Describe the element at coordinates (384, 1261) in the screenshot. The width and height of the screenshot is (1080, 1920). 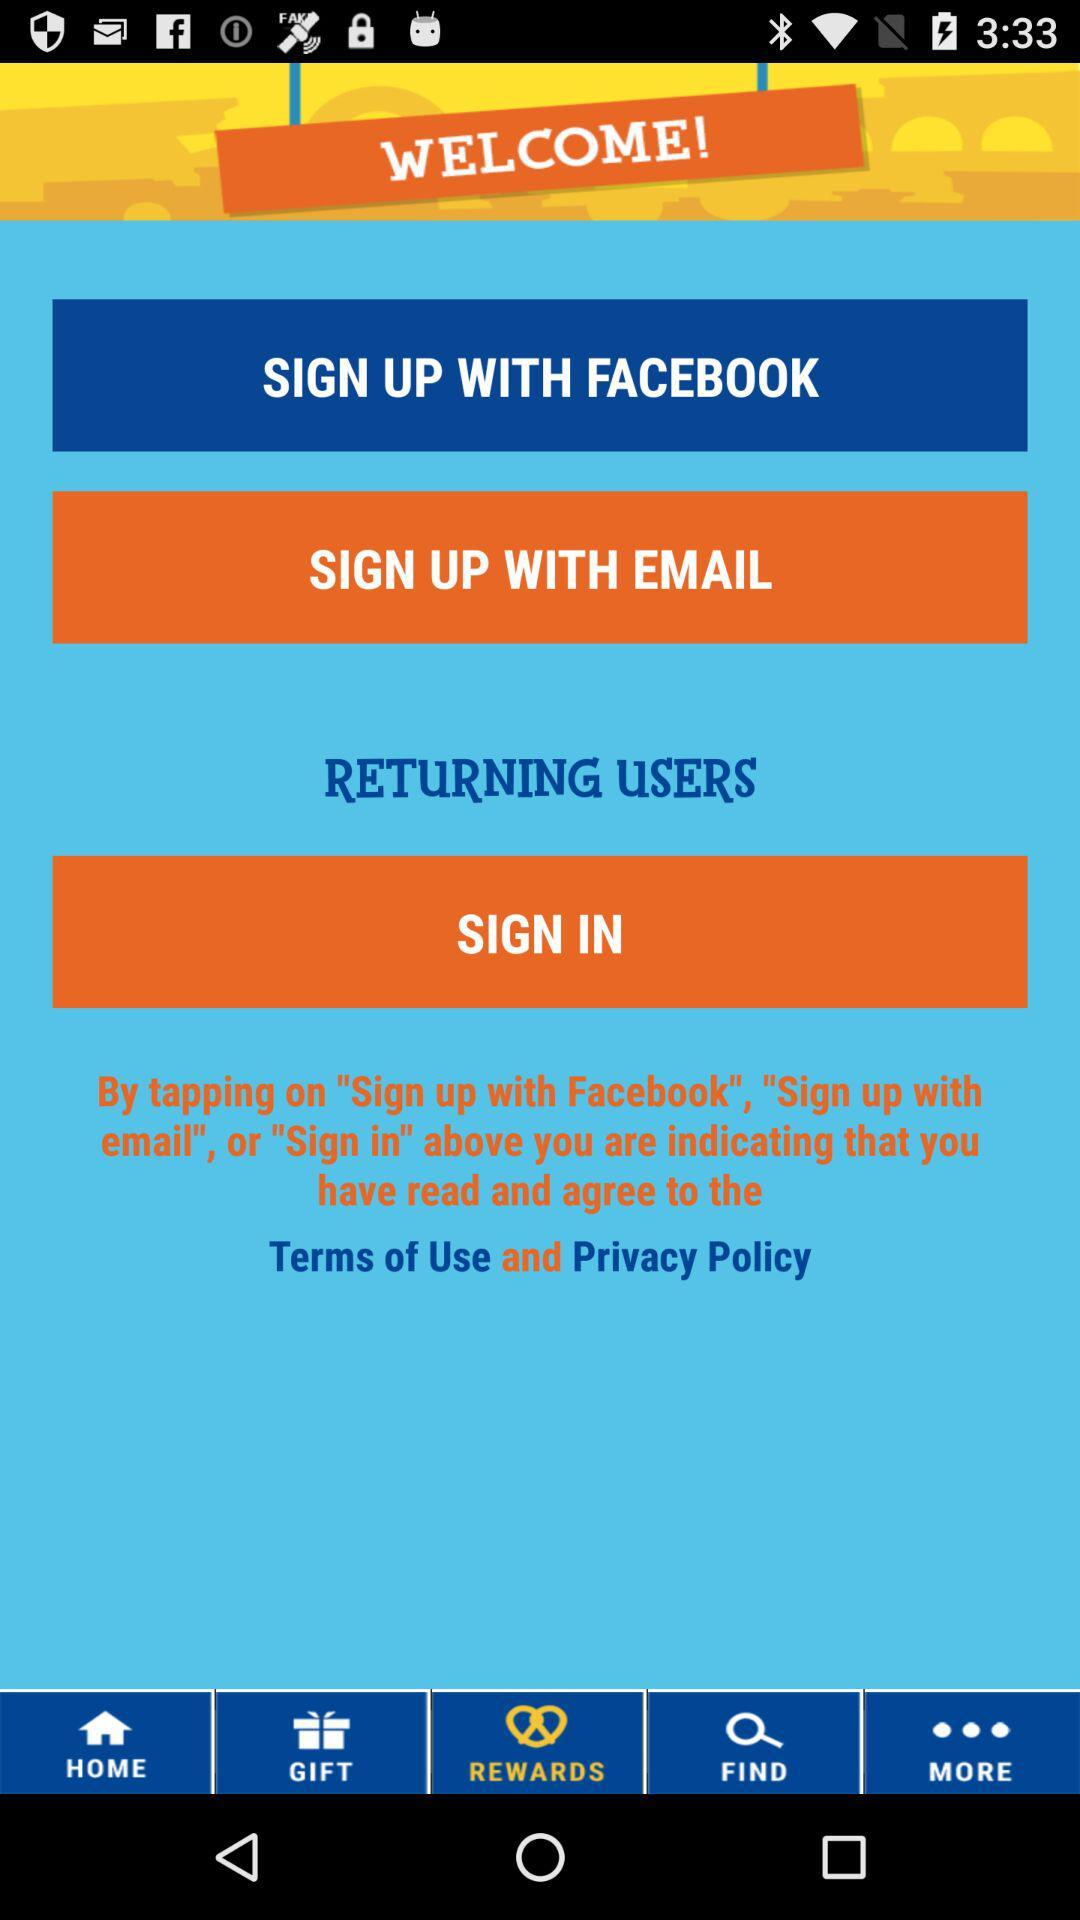
I see `icon next to the and  icon` at that location.